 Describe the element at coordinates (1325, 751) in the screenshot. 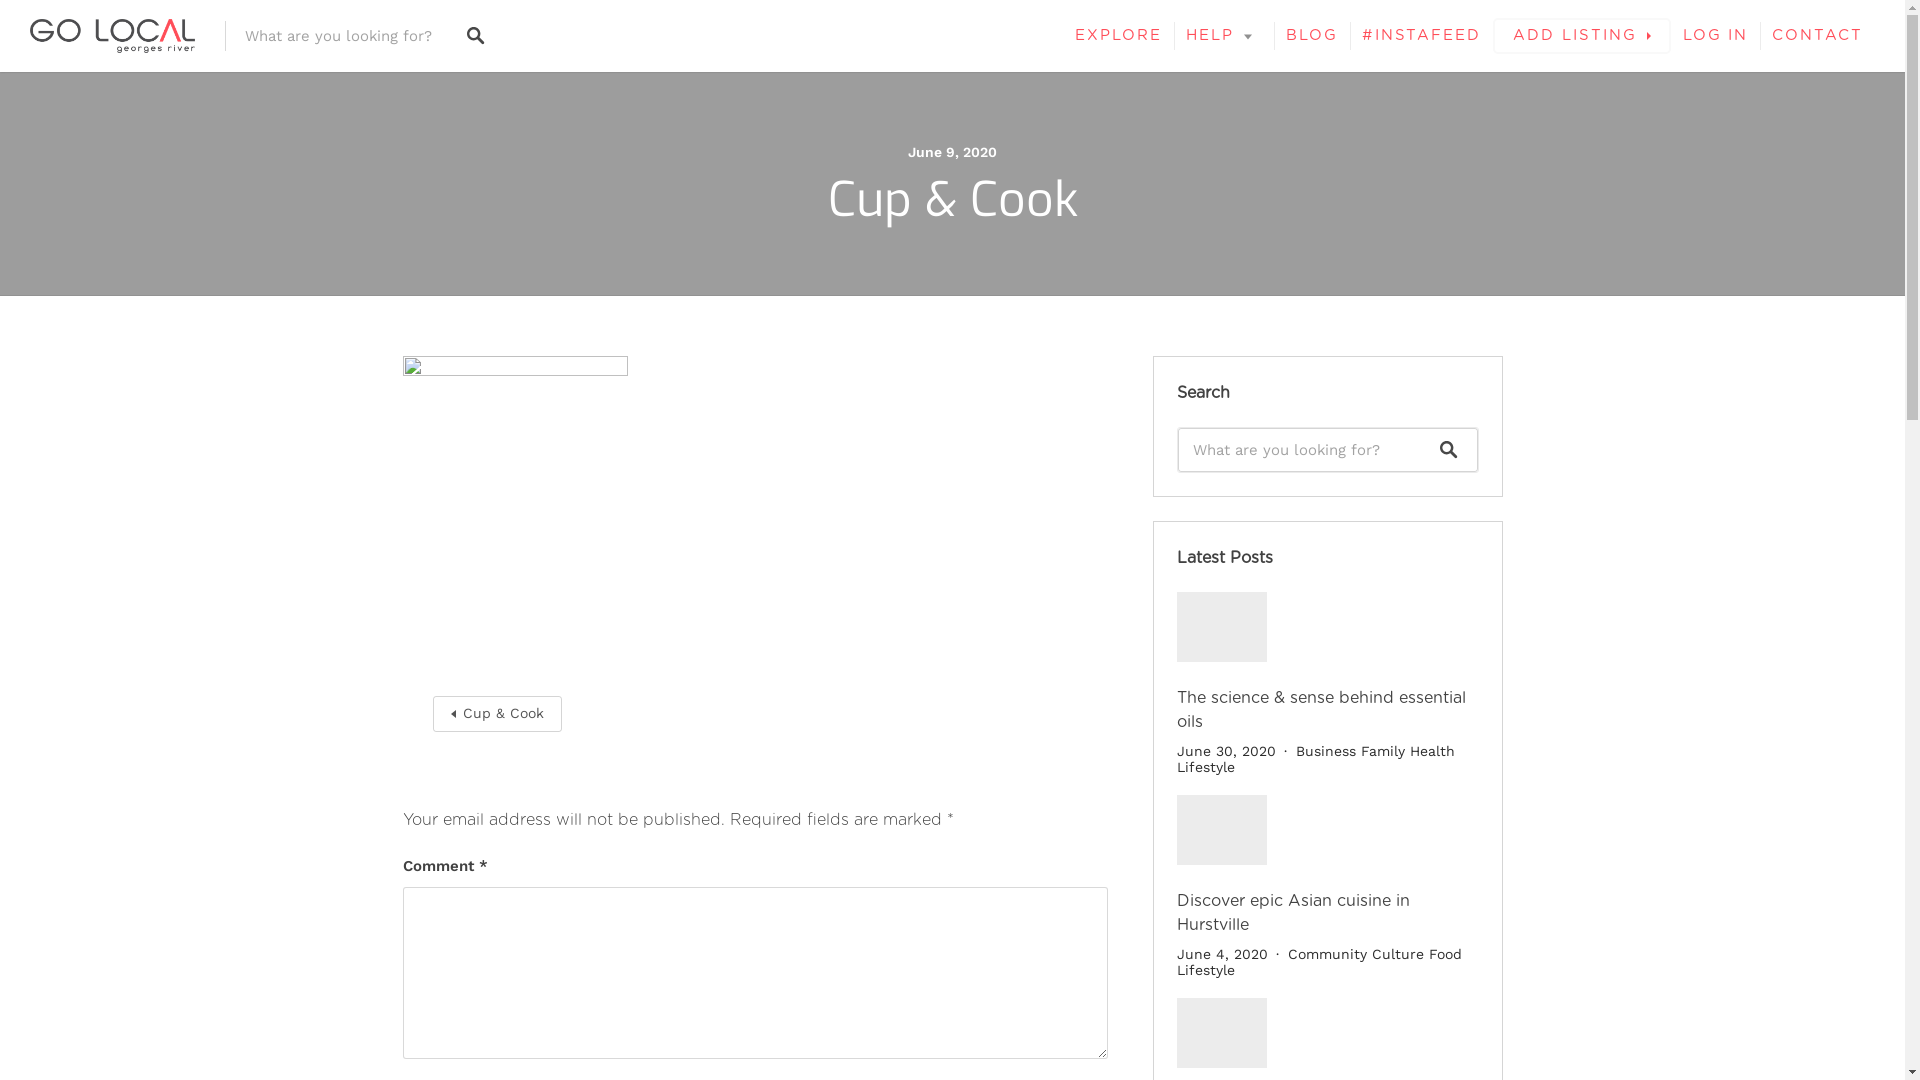

I see `'Business'` at that location.